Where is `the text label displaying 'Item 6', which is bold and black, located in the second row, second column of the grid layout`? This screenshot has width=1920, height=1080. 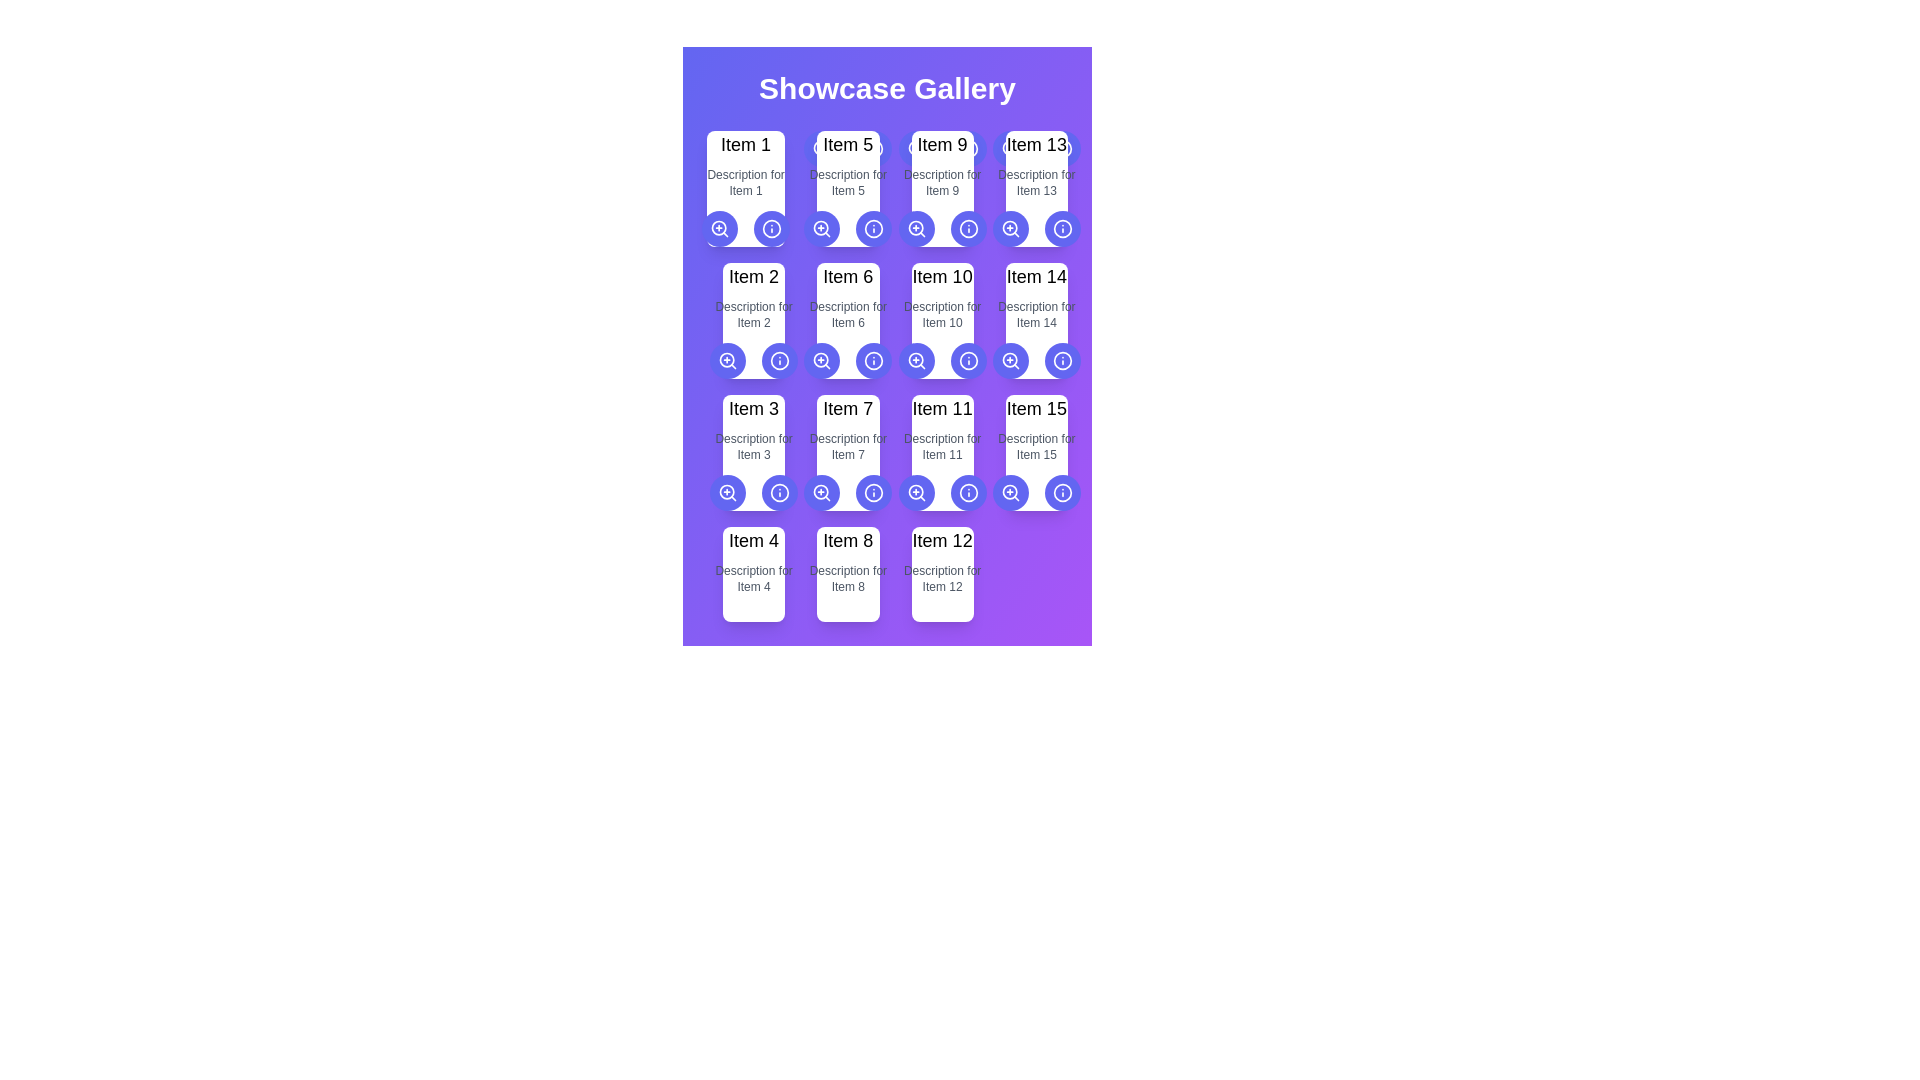 the text label displaying 'Item 6', which is bold and black, located in the second row, second column of the grid layout is located at coordinates (848, 277).